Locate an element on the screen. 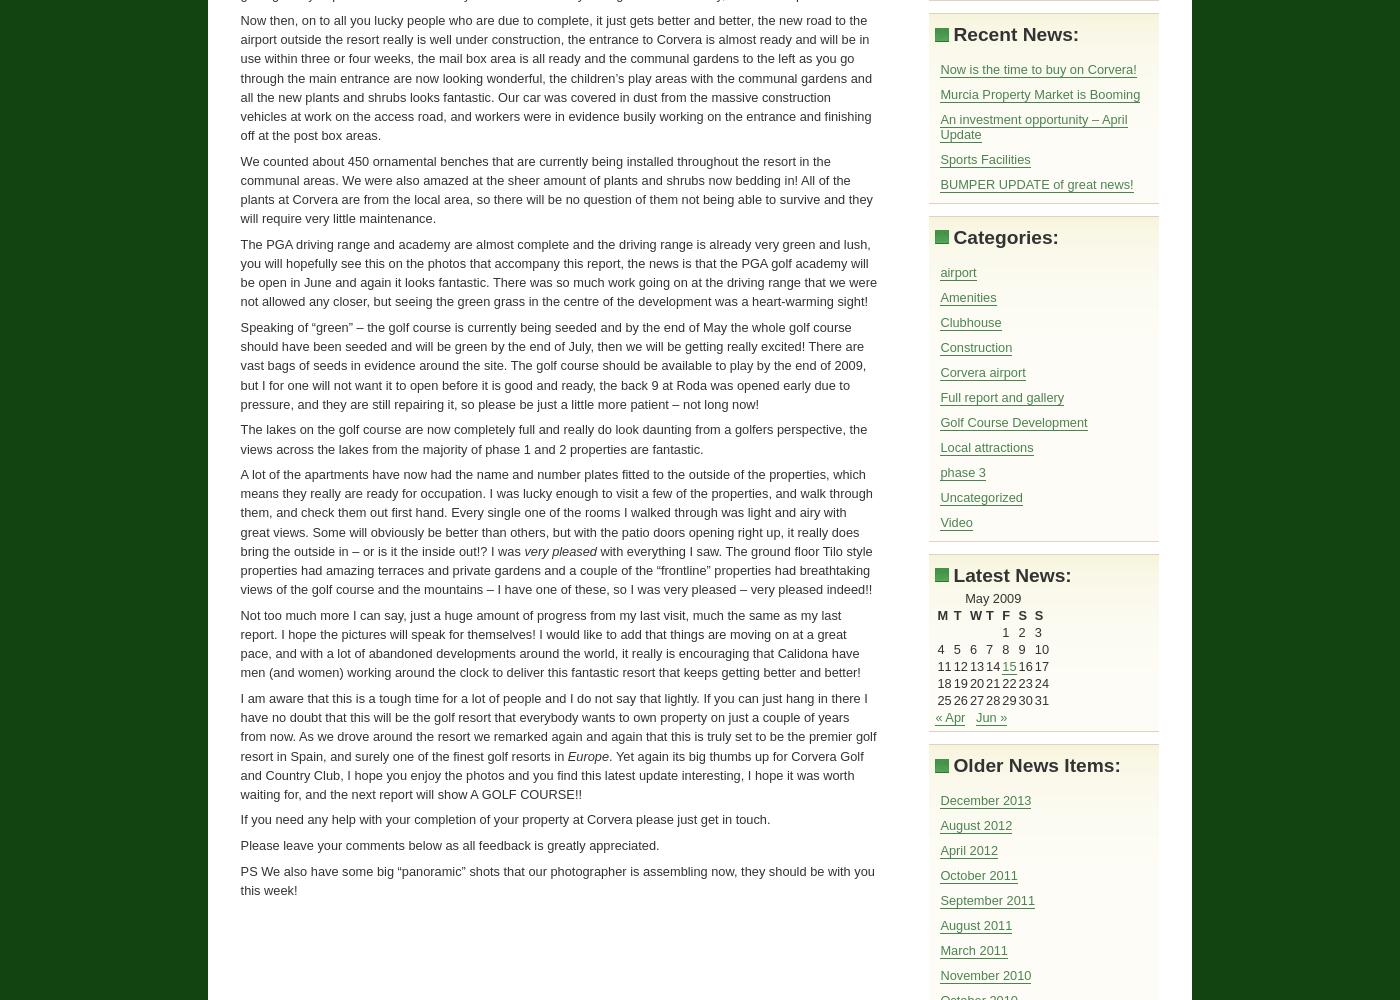  '15' is located at coordinates (1008, 666).